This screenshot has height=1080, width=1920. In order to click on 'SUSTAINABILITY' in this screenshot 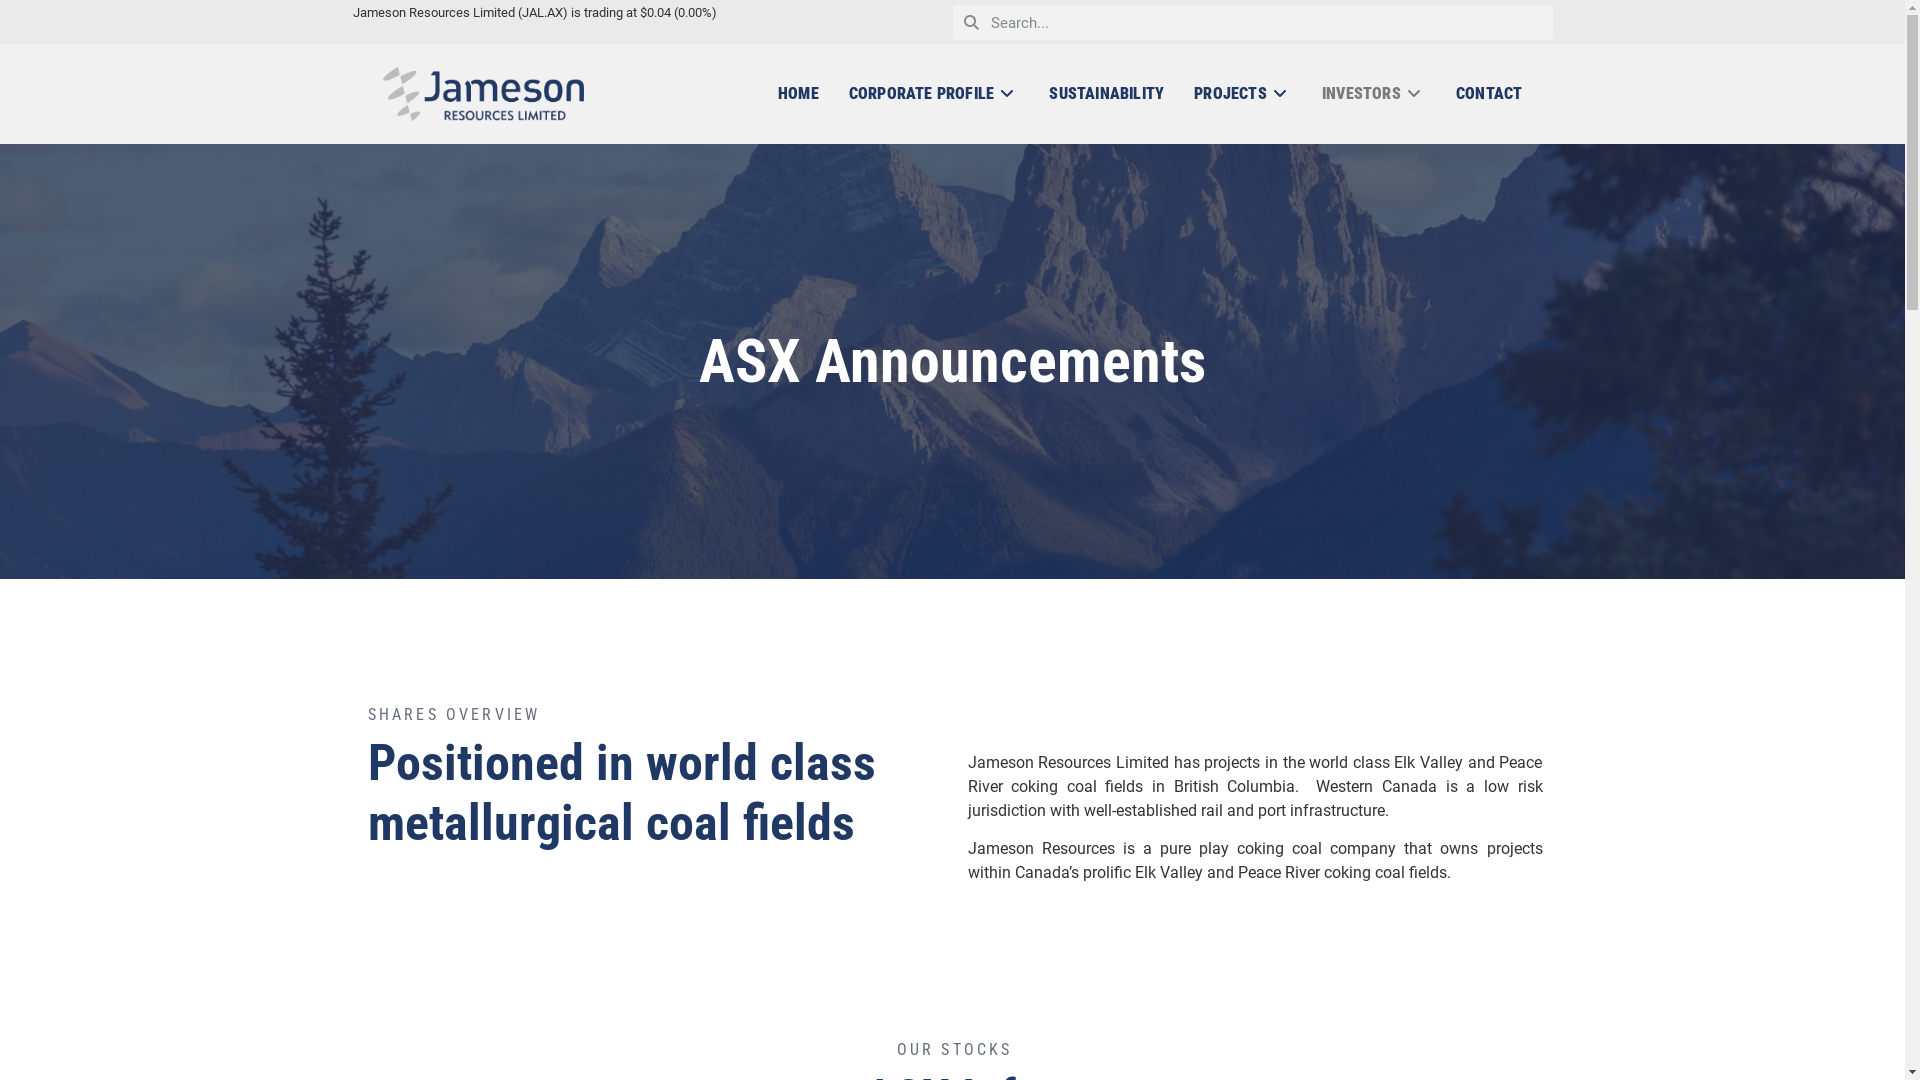, I will do `click(1105, 93)`.